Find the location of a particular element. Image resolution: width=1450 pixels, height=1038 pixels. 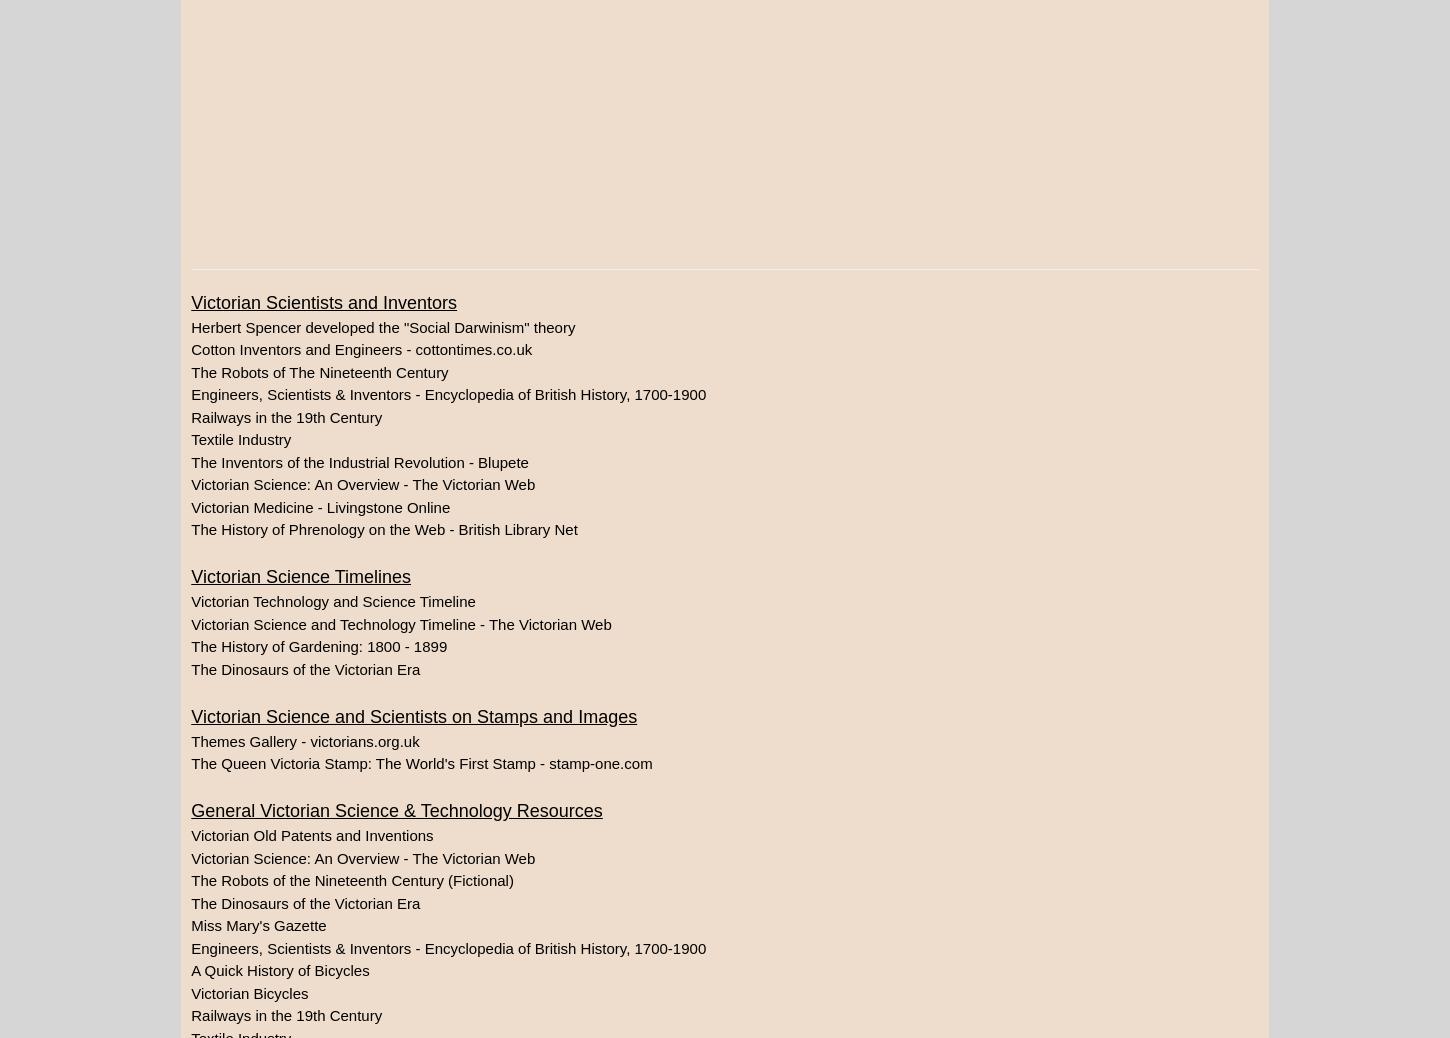

'Victorian Science and Scientists on Stamps and Images' is located at coordinates (412, 715).